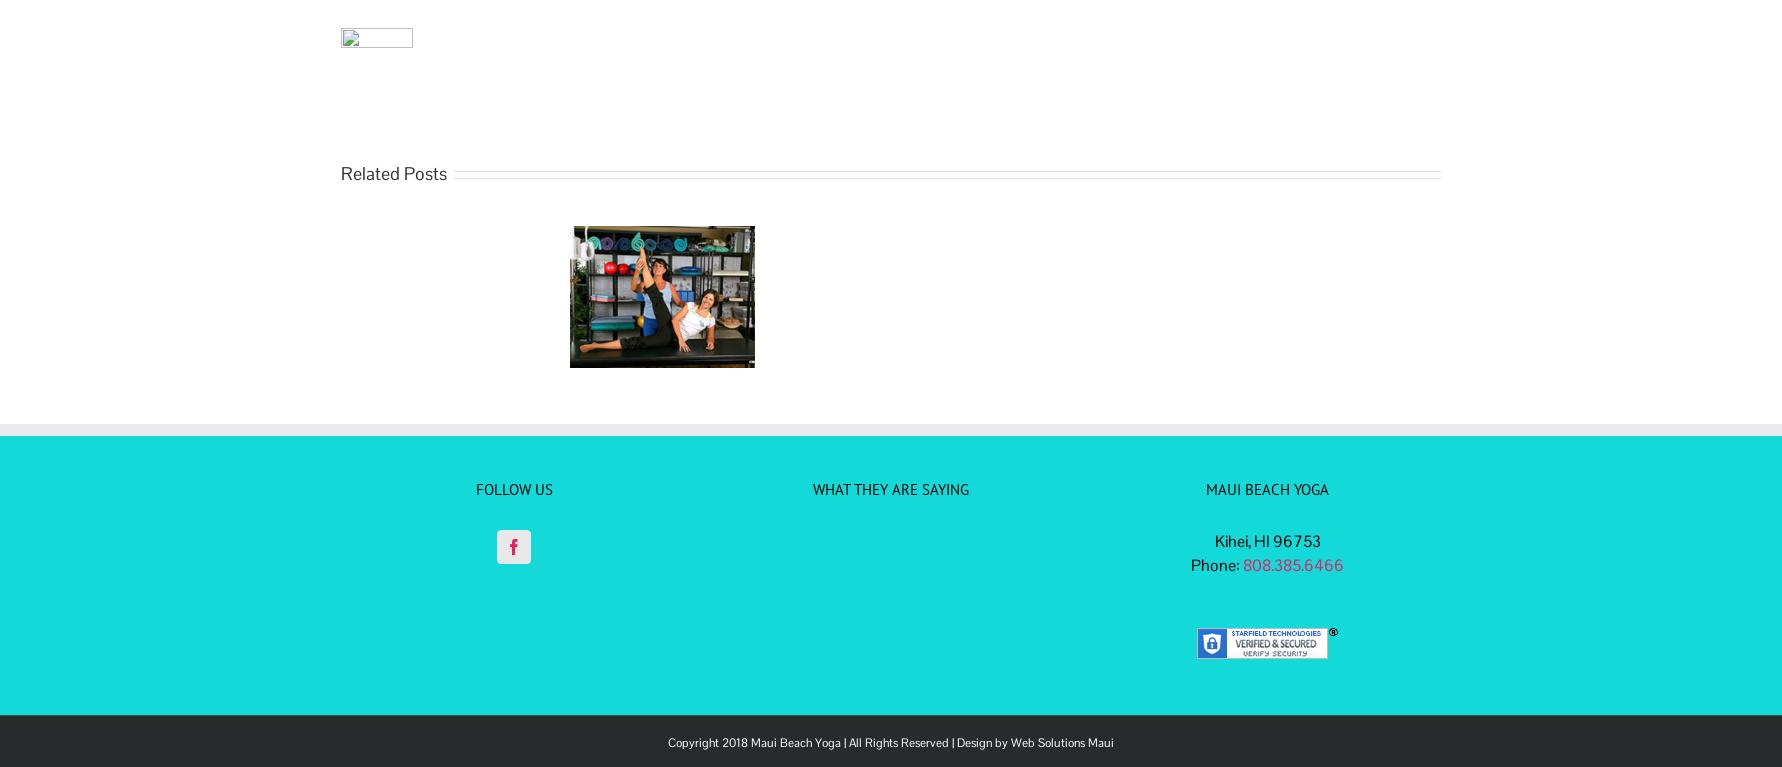 This screenshot has width=1782, height=767. What do you see at coordinates (476, 317) in the screenshot?
I see `'Movement for Weight Loss'` at bounding box center [476, 317].